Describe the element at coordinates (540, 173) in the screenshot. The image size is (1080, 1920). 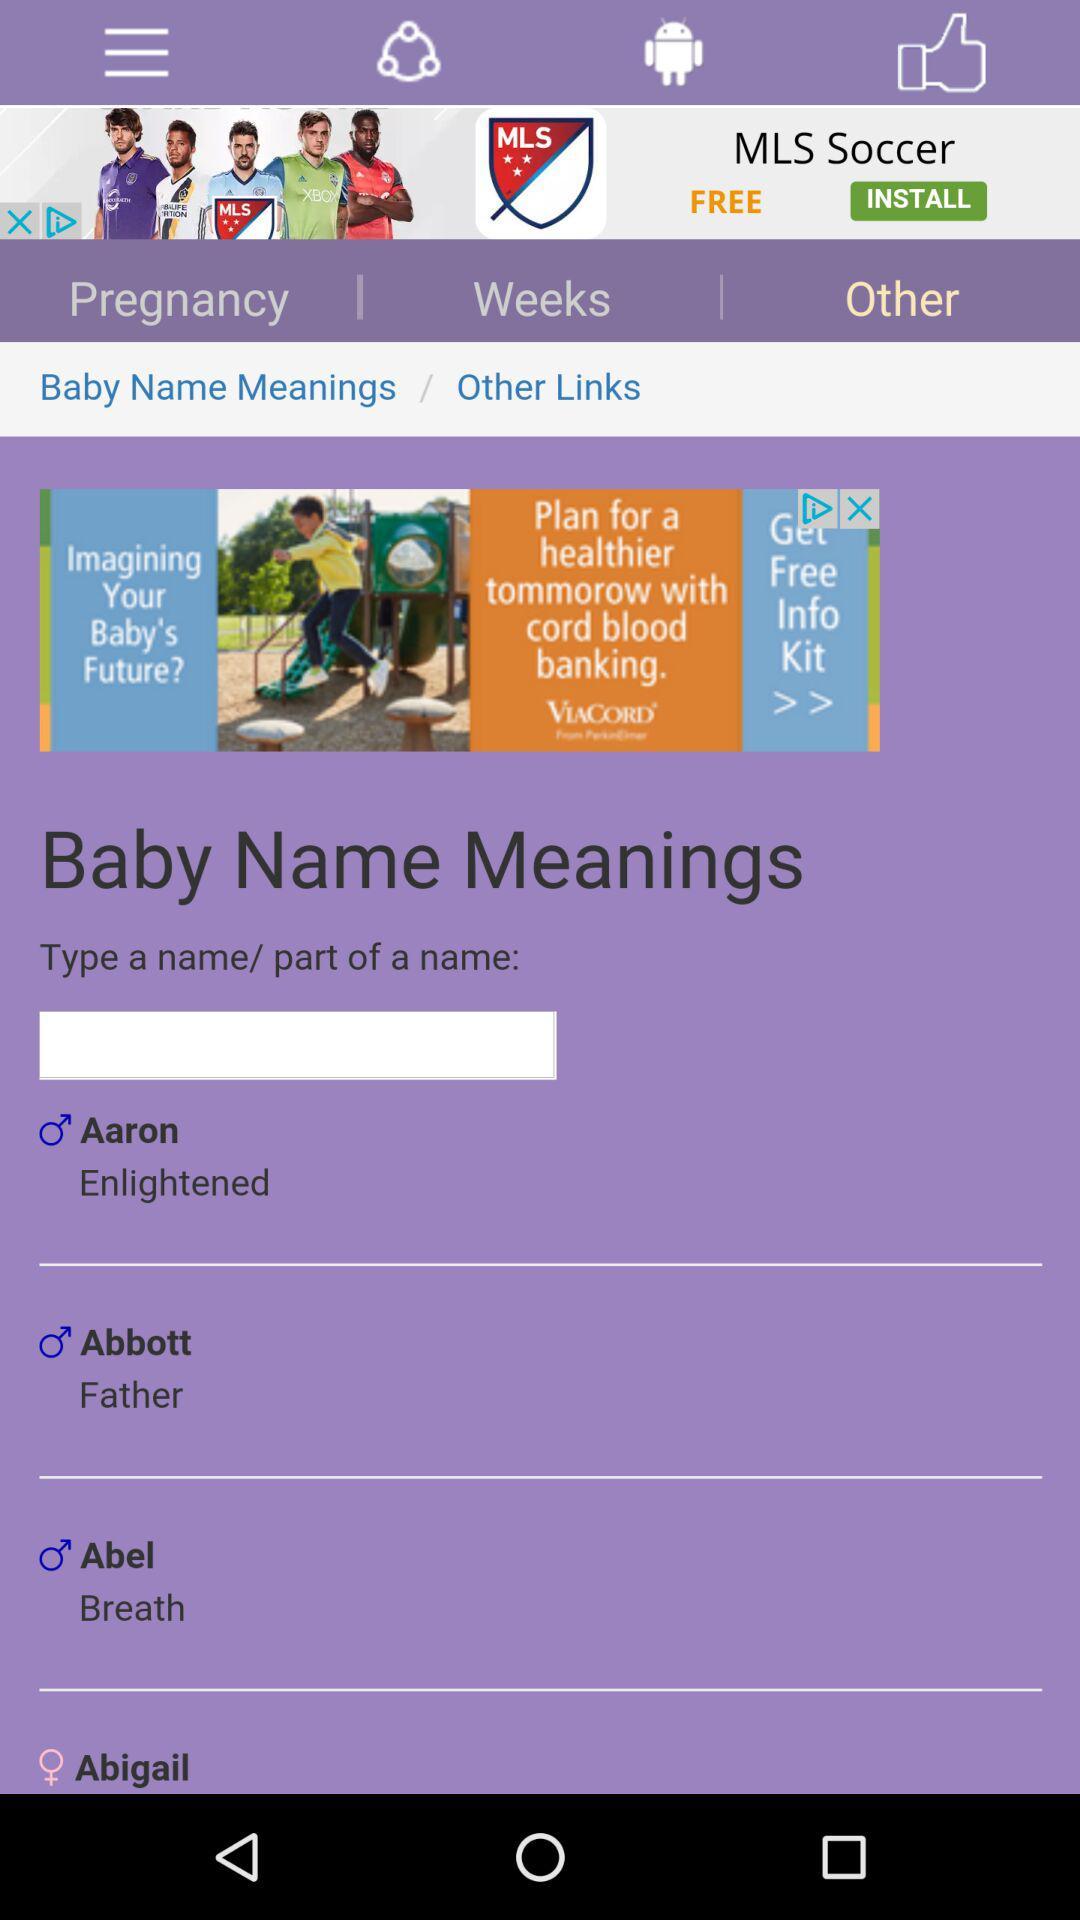
I see `install mls soccer` at that location.